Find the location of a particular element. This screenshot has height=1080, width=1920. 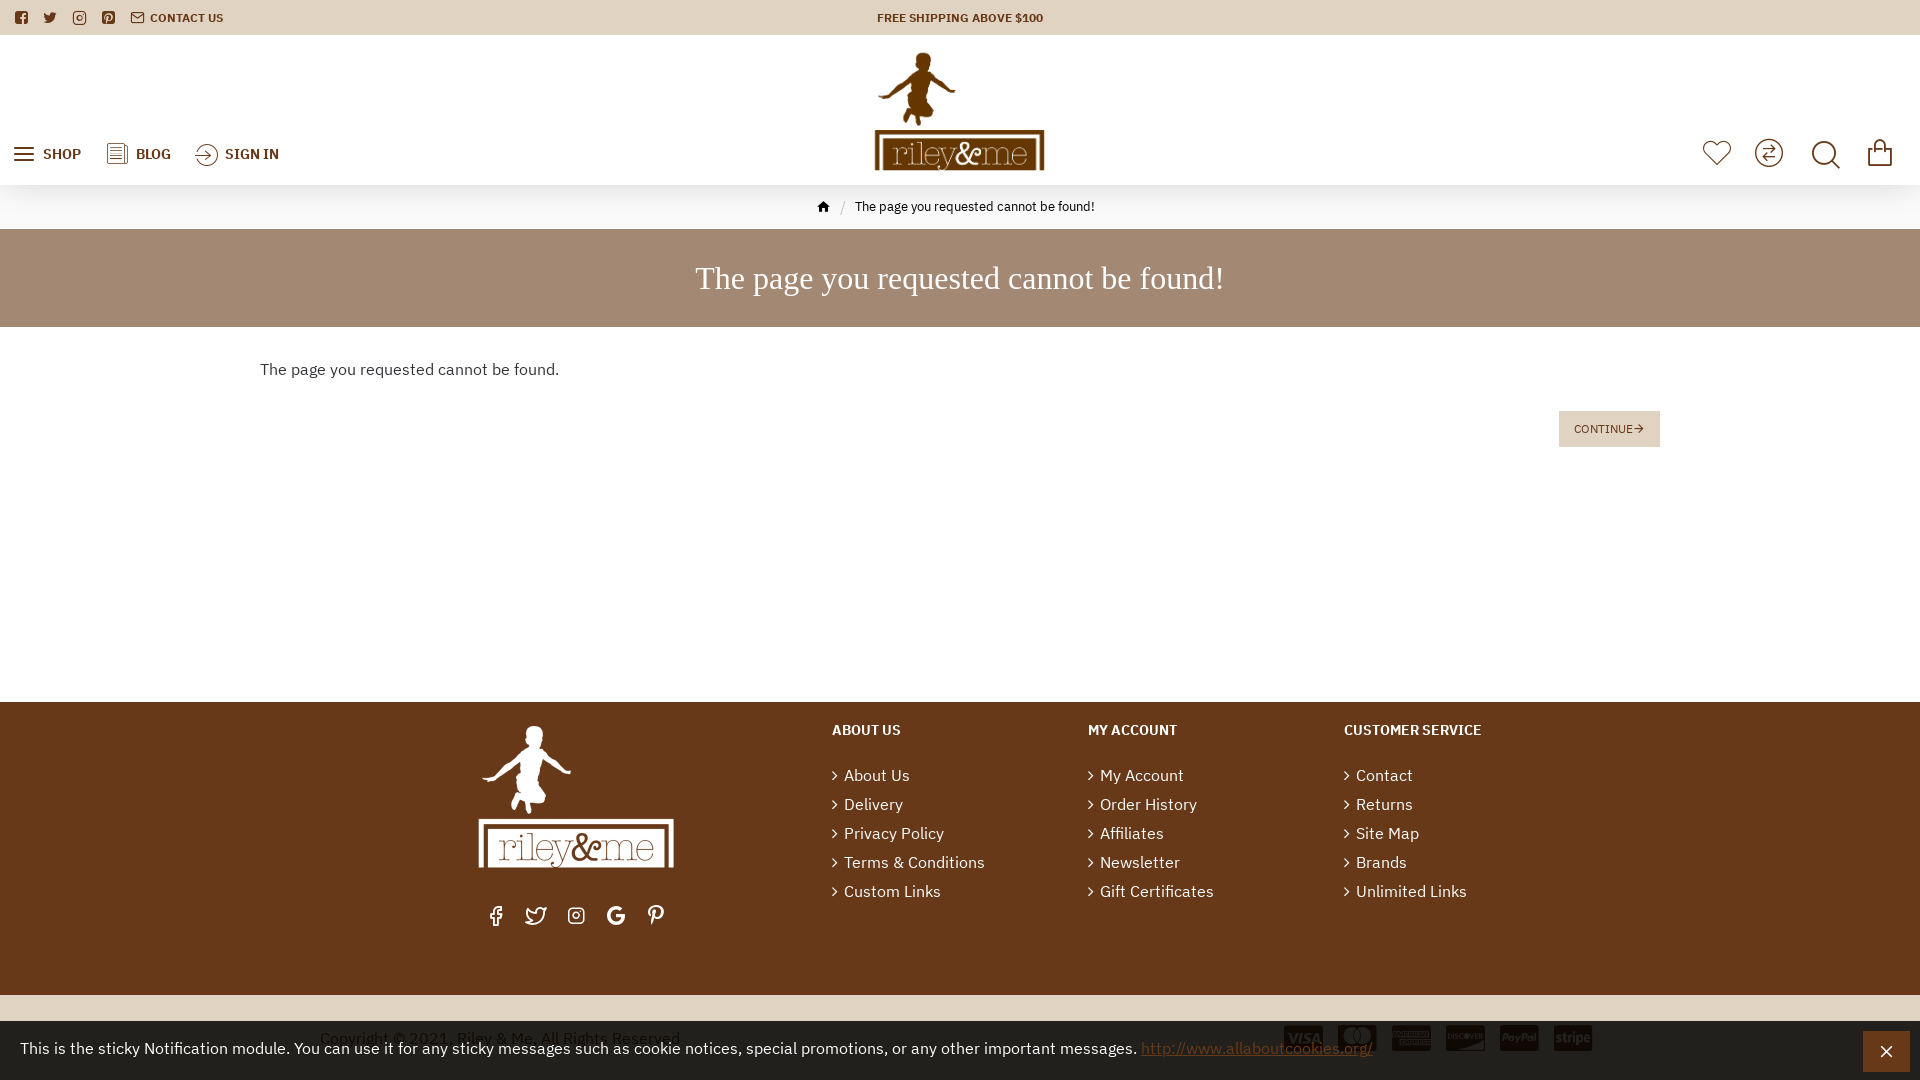

'The page you requested cannot be found!' is located at coordinates (974, 207).